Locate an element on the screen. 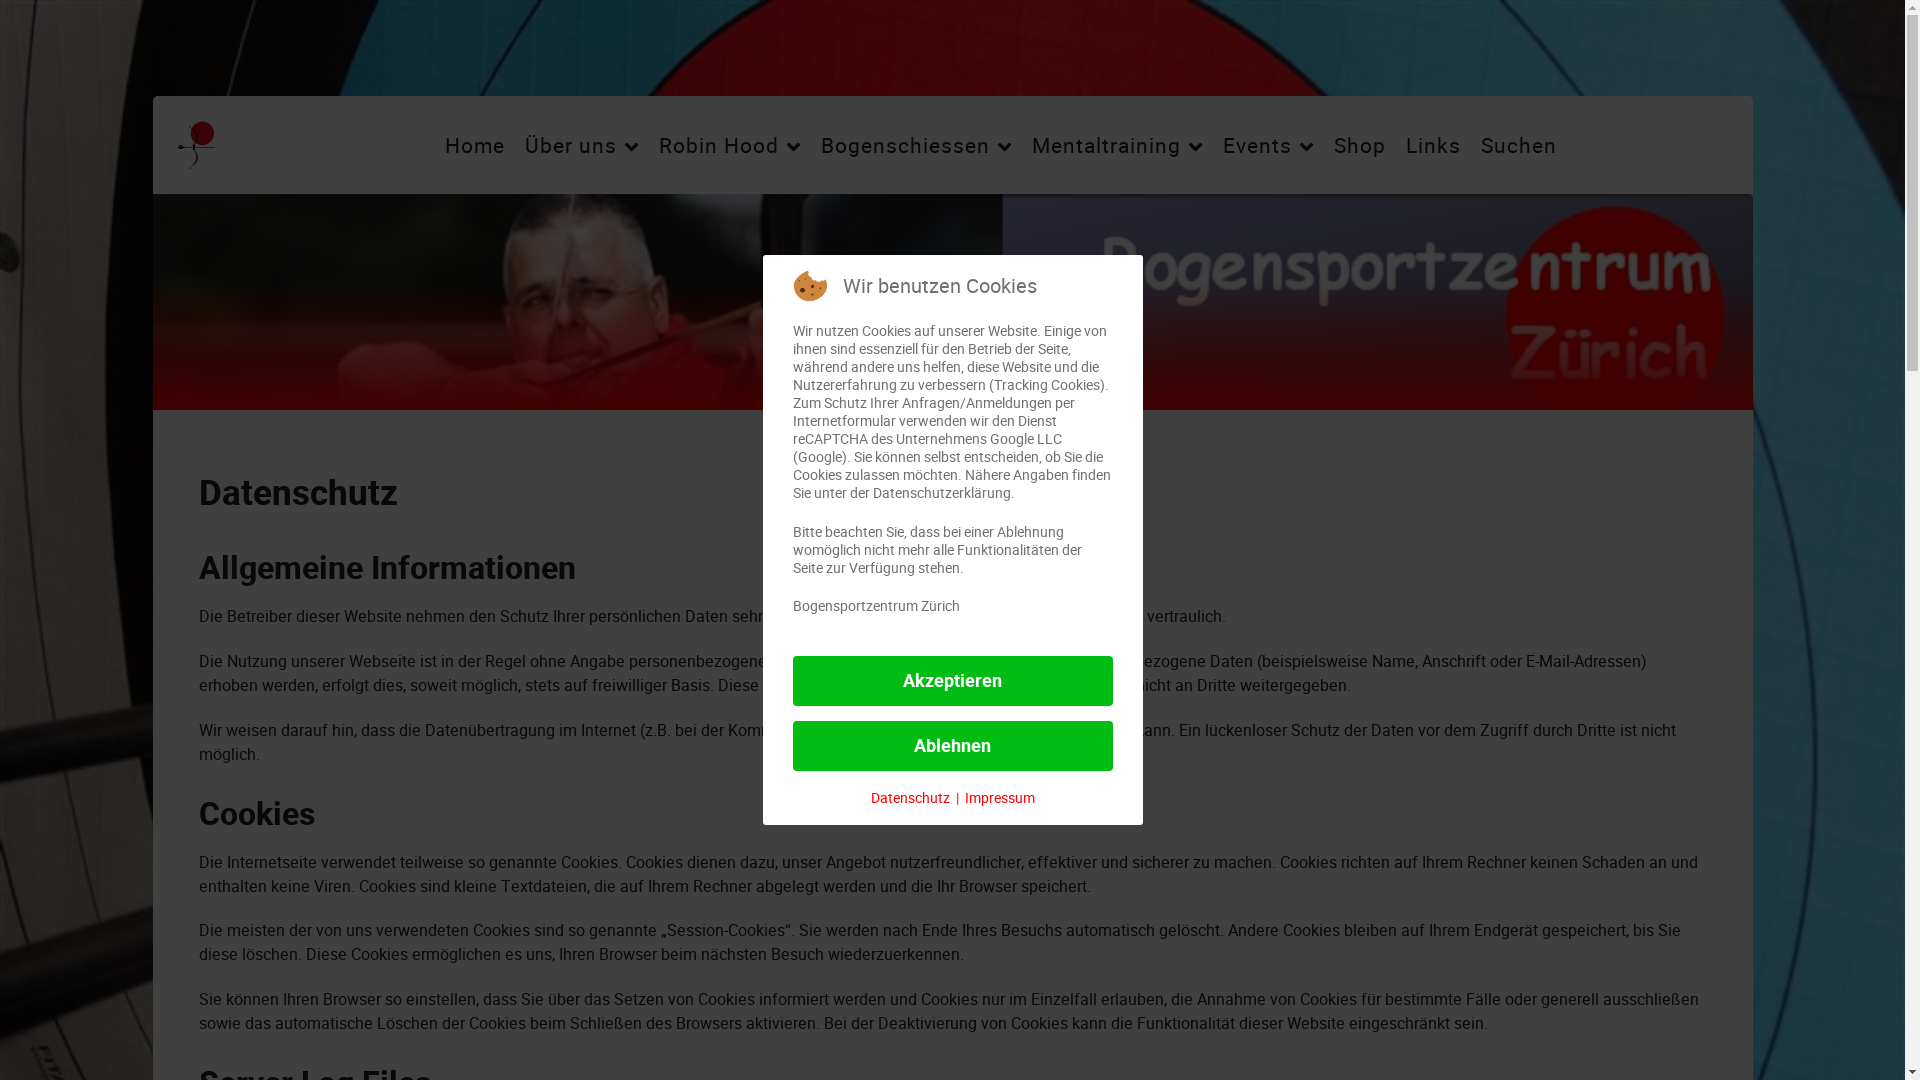 This screenshot has width=1920, height=1080. 'Events' is located at coordinates (1267, 144).